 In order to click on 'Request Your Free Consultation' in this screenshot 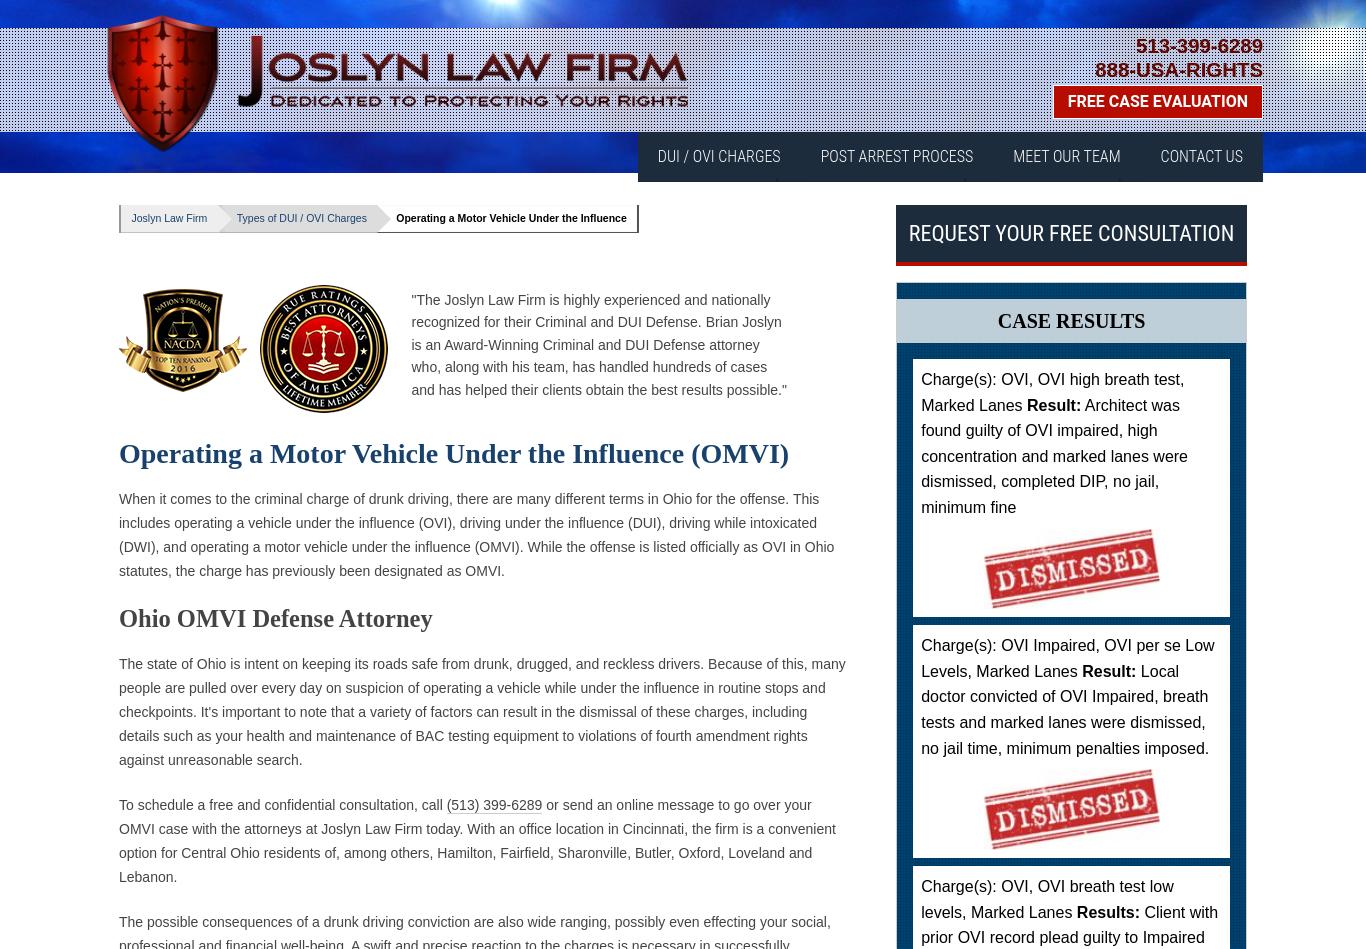, I will do `click(1069, 231)`.